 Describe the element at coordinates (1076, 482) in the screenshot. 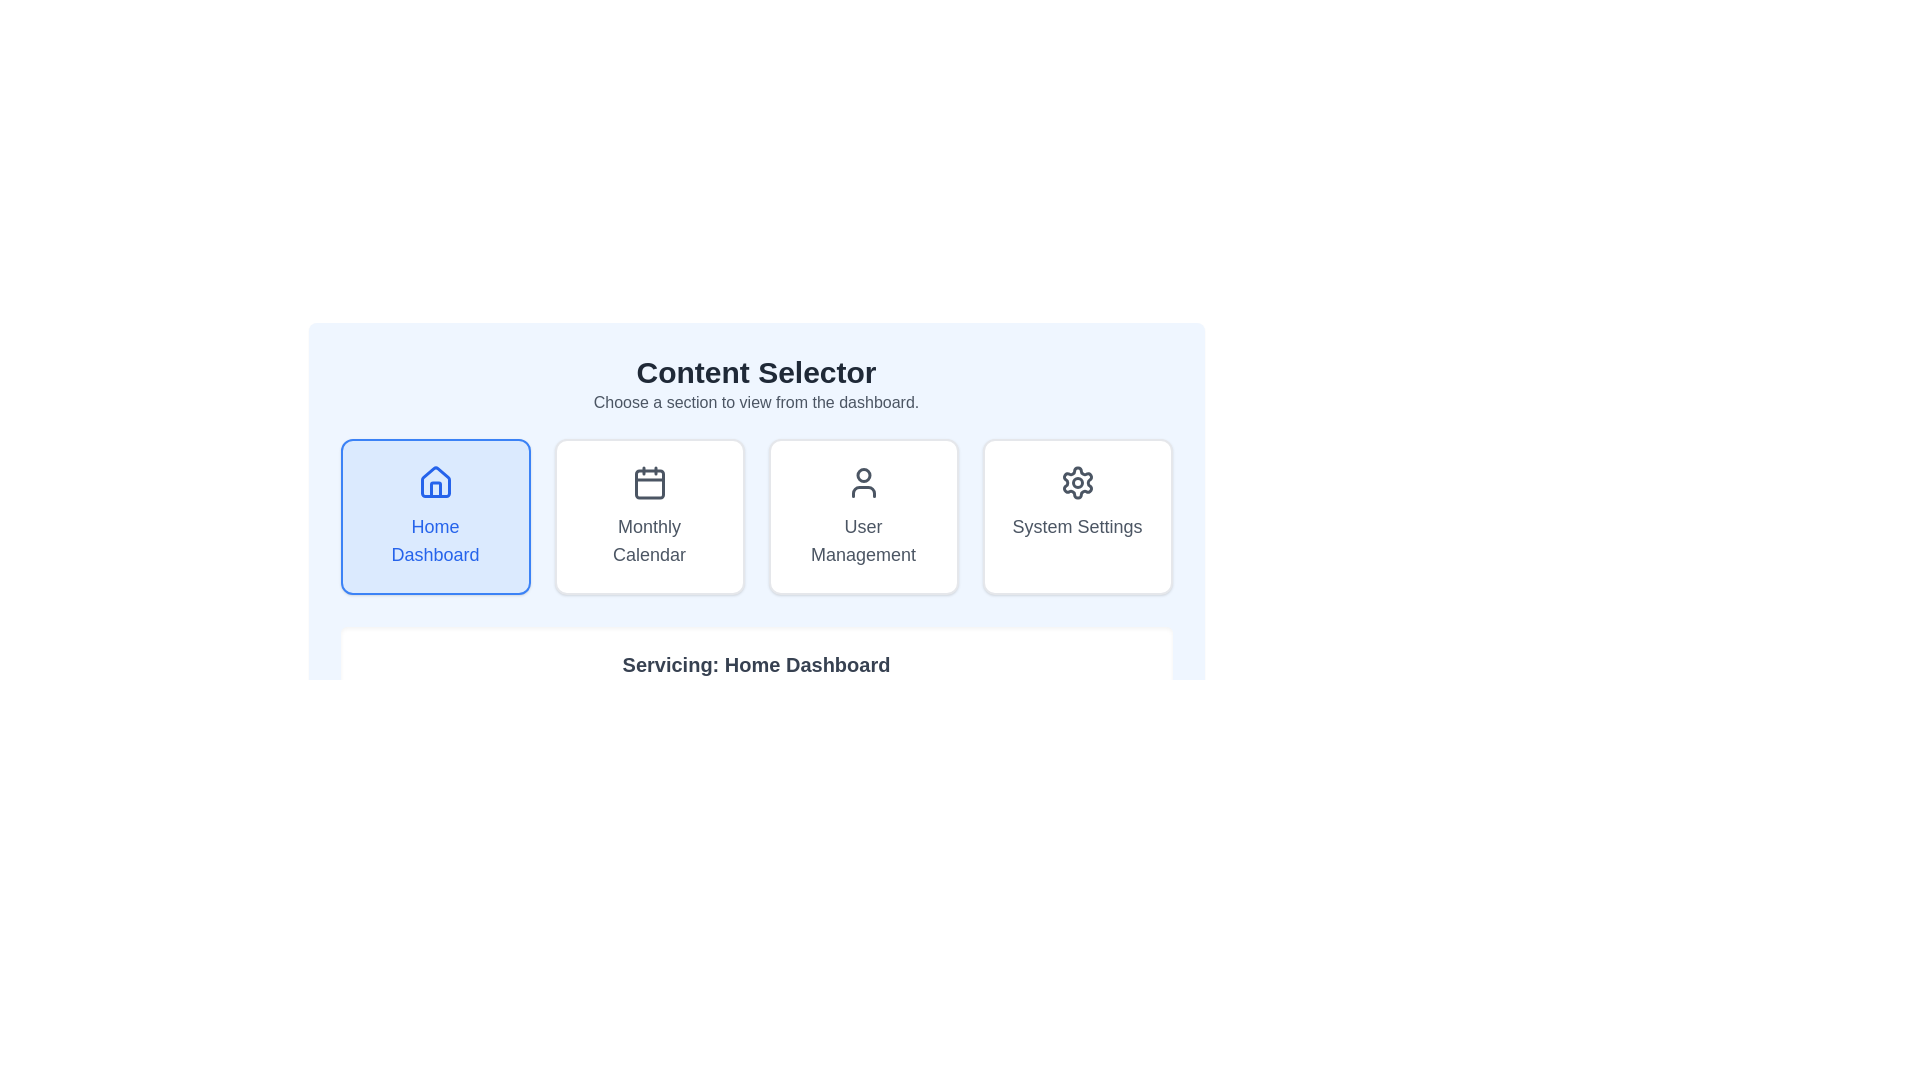

I see `the circular dot located at the center of the gear icon in the 'System Settings' section, which enhances the icon's aesthetic` at that location.